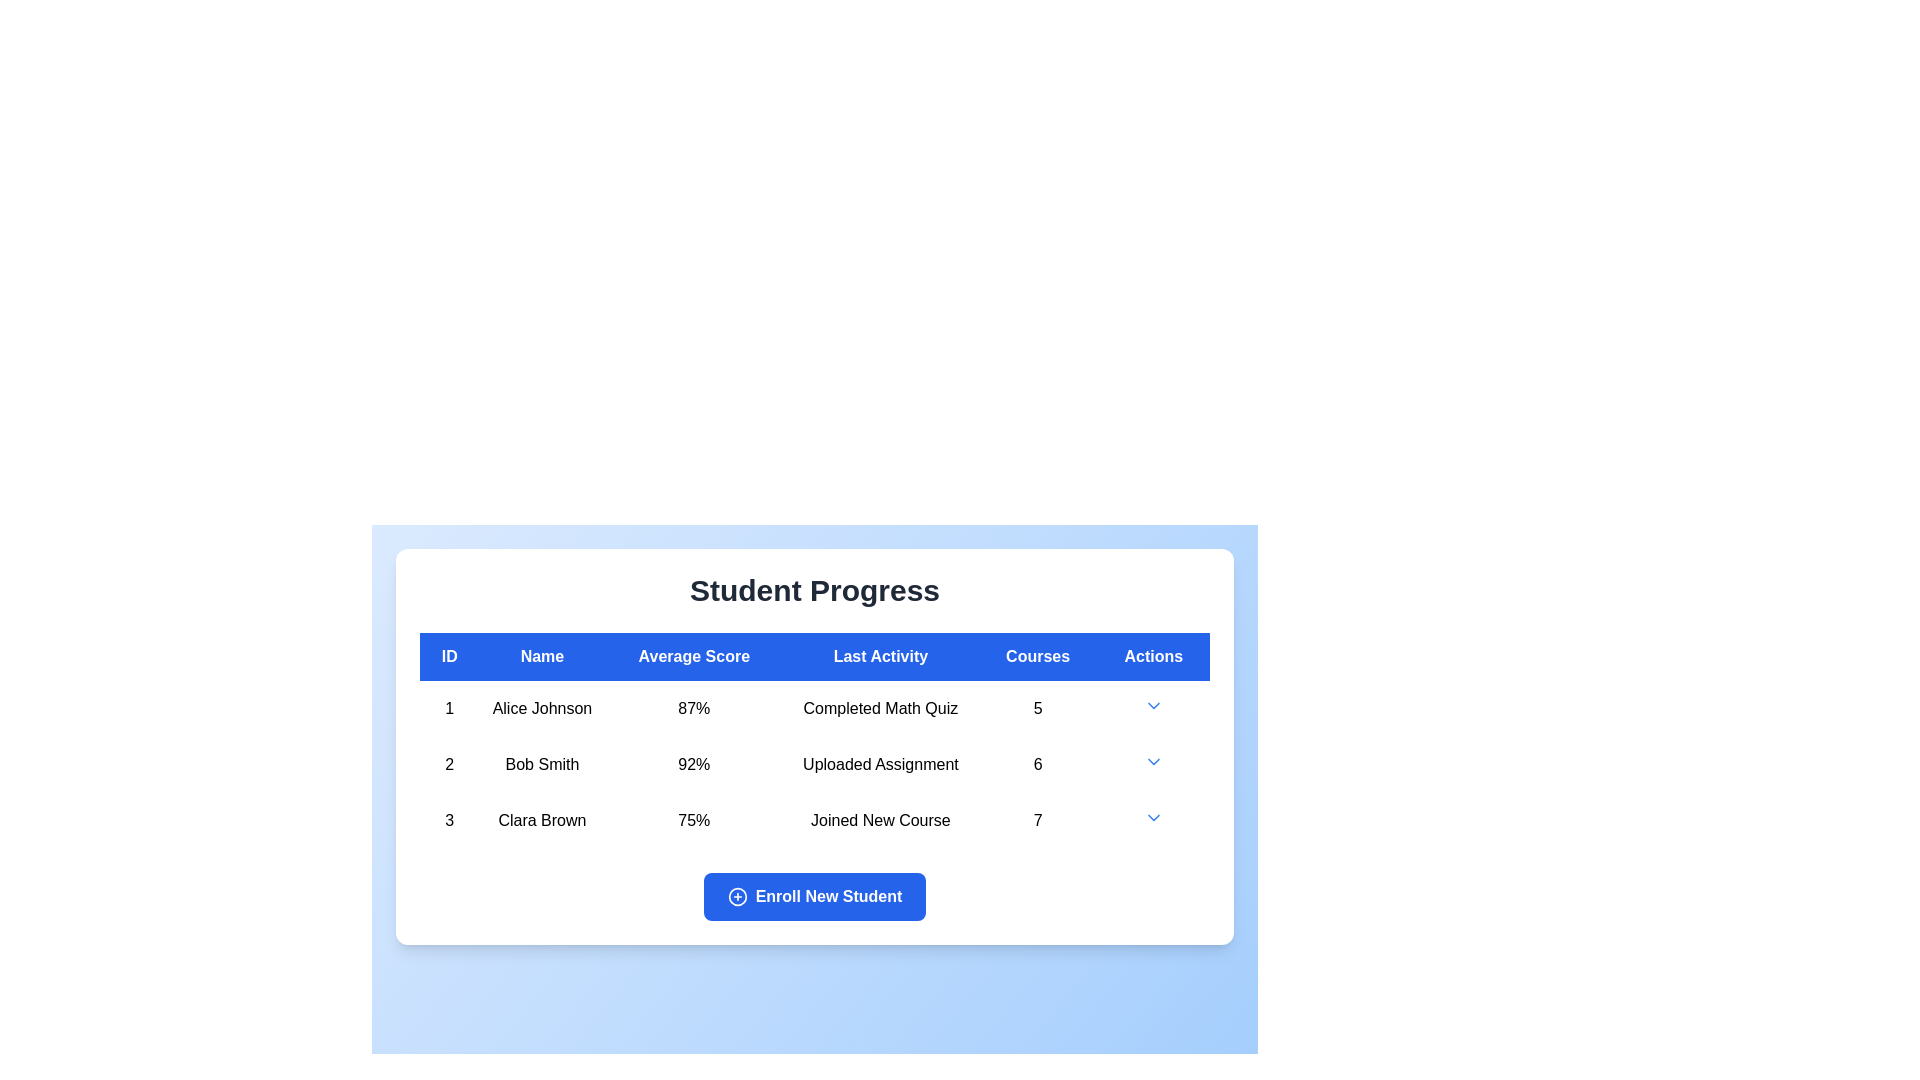  What do you see at coordinates (694, 656) in the screenshot?
I see `the 'Average Score' column header in the table, which is the third column header located between the 'Name' and 'Last Activity' headers` at bounding box center [694, 656].